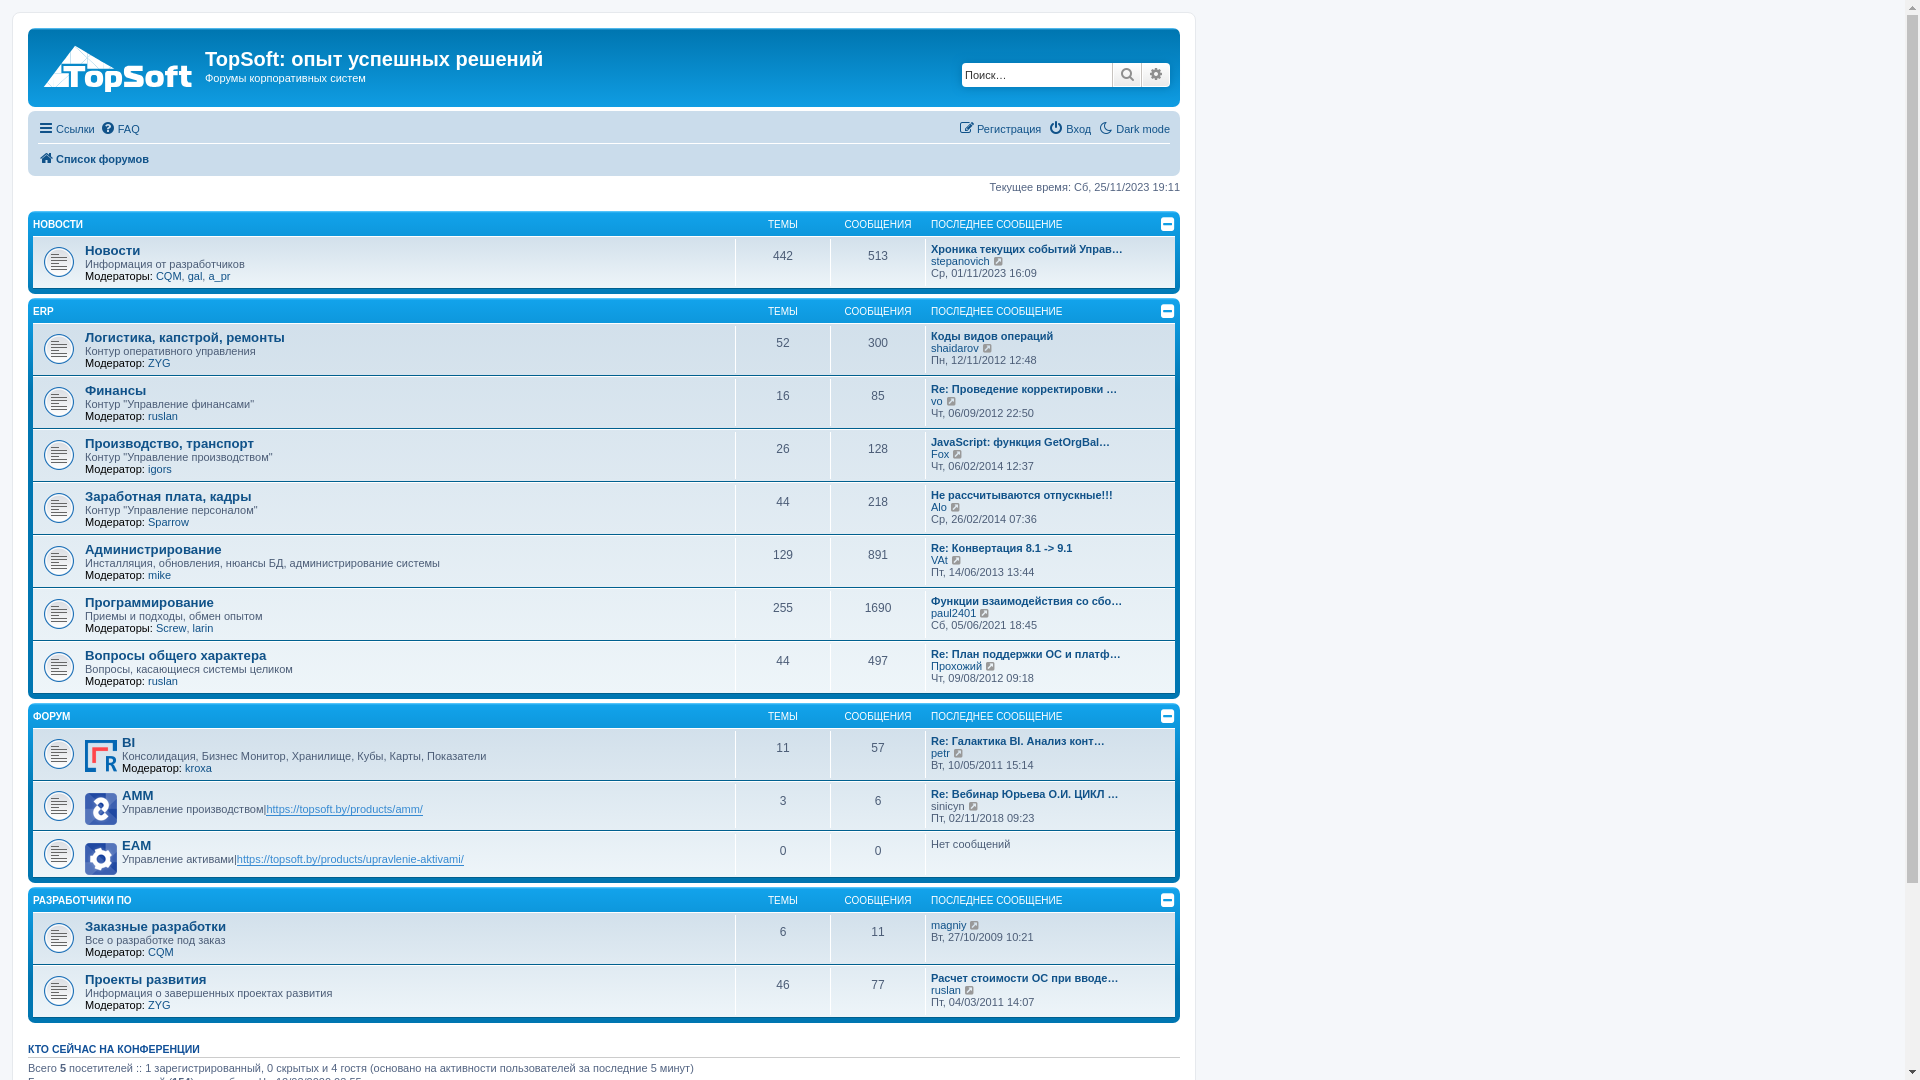 This screenshot has height=1080, width=1920. Describe the element at coordinates (939, 454) in the screenshot. I see `'Fox'` at that location.